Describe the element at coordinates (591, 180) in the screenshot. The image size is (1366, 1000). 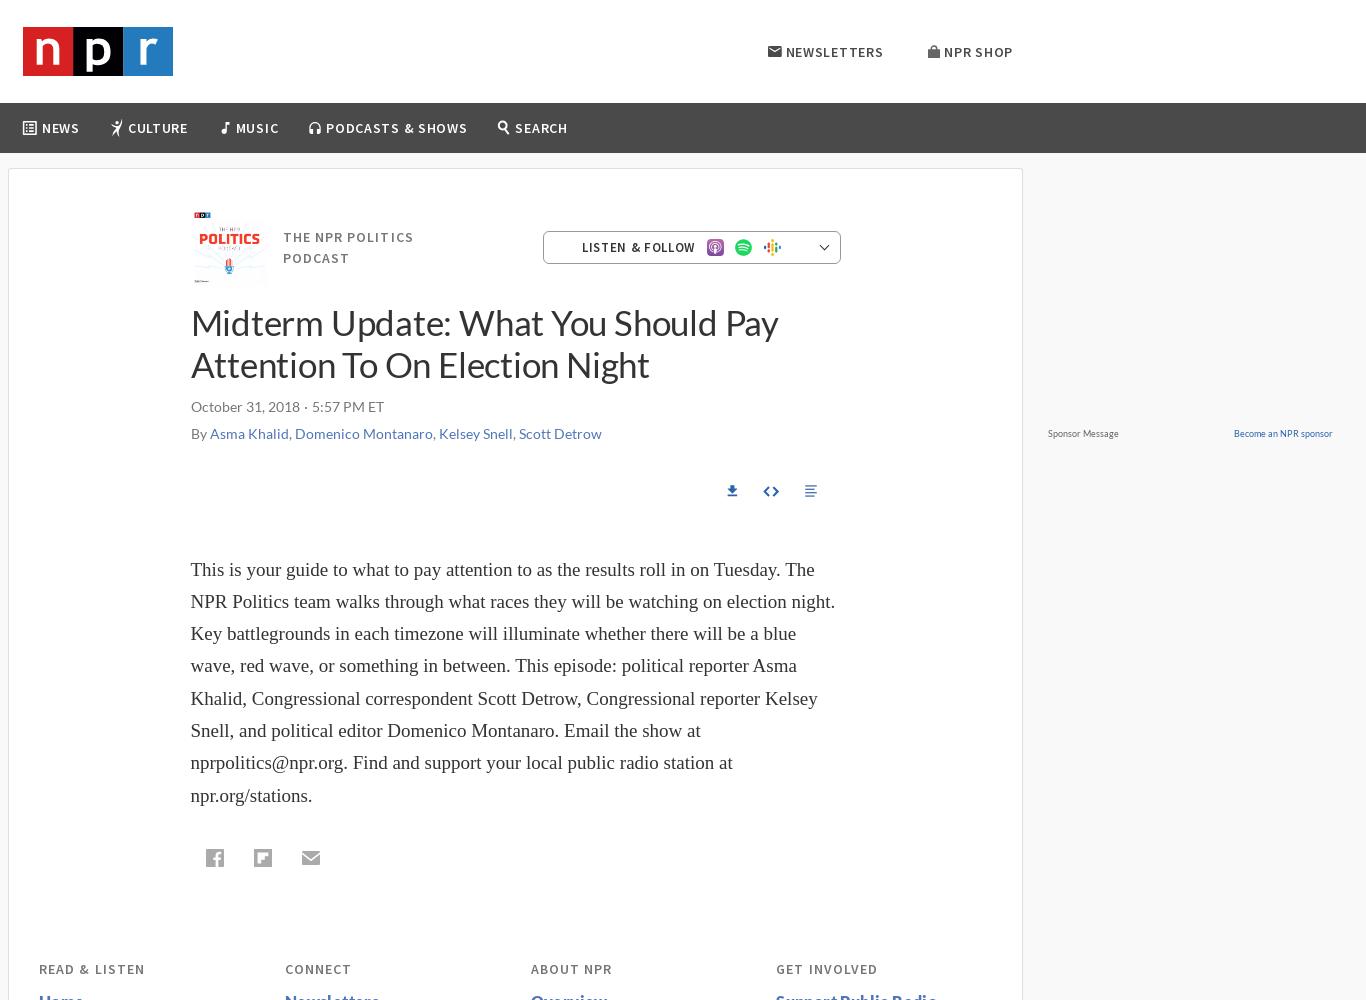
I see `'Featured'` at that location.